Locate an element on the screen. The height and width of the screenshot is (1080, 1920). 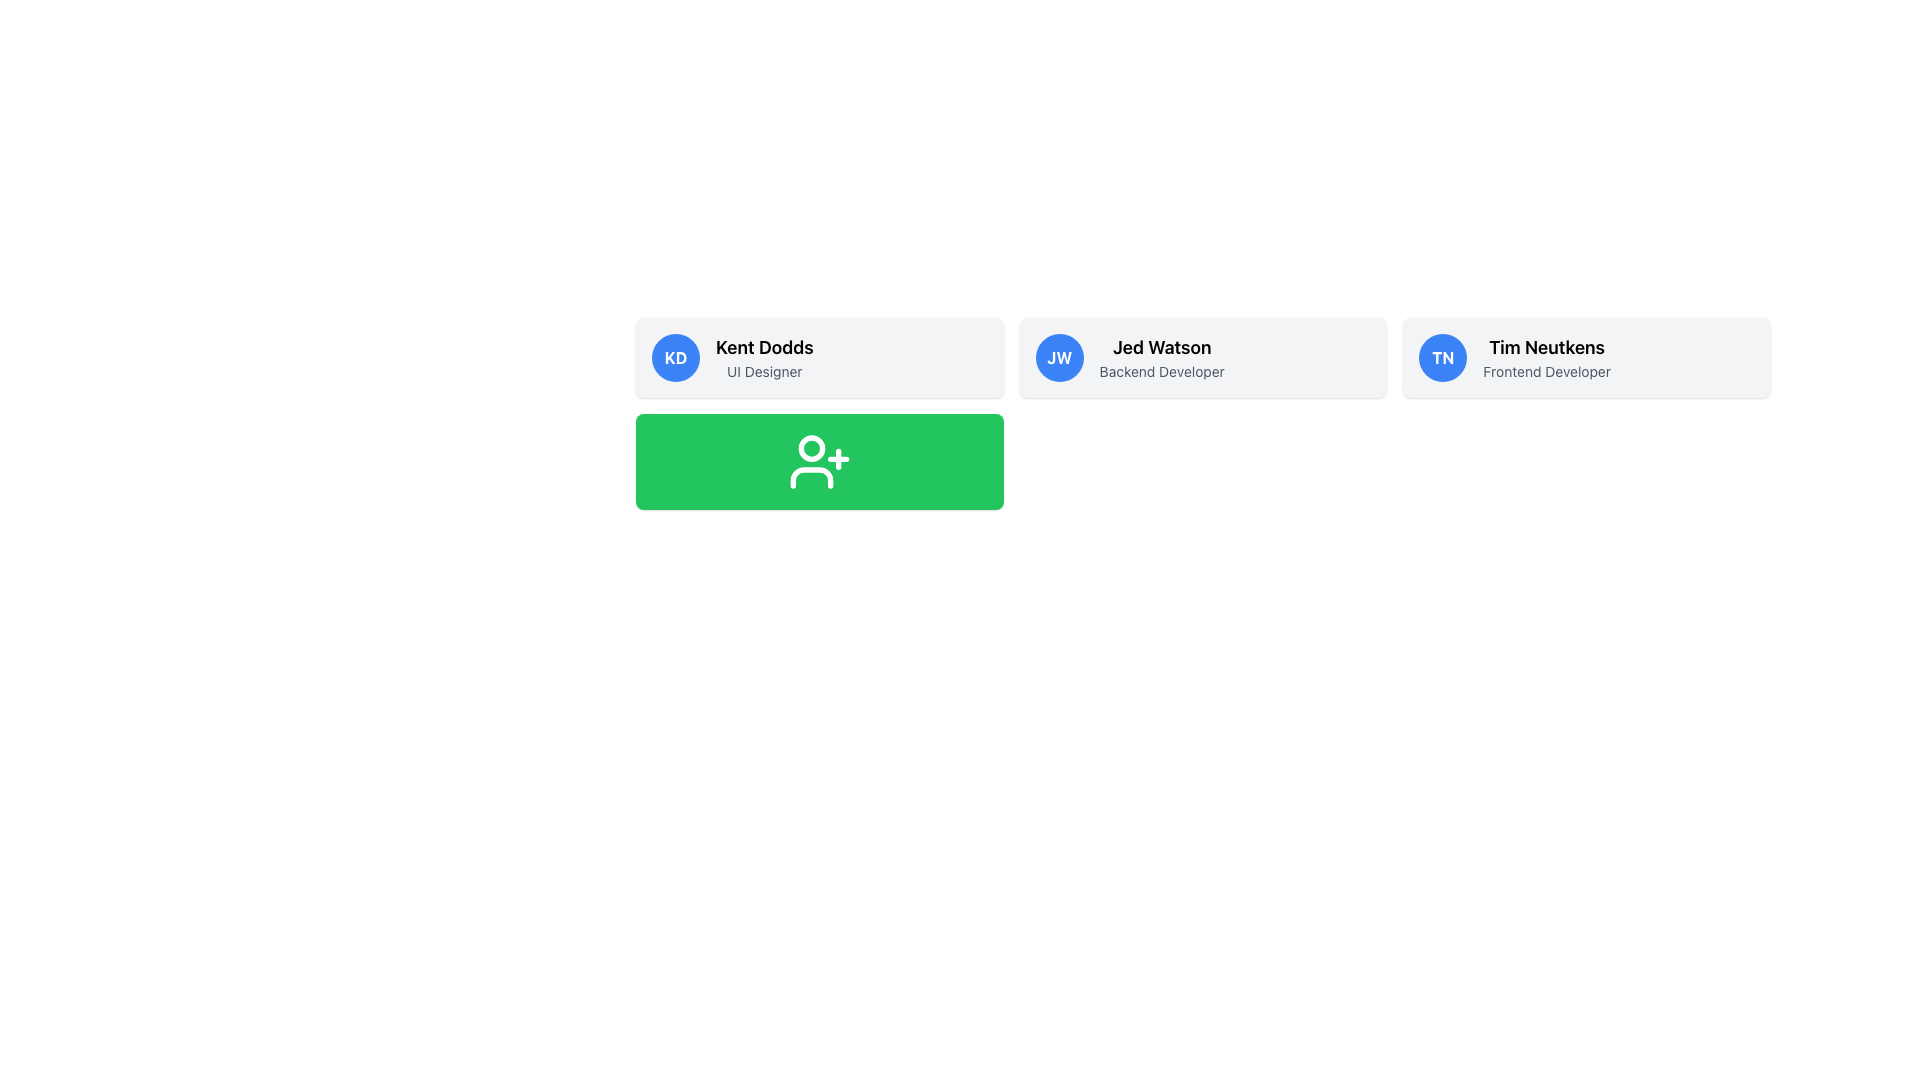
the text display showing 'Tim Neutkens' and 'Frontend Developer' within the third user card is located at coordinates (1546, 357).